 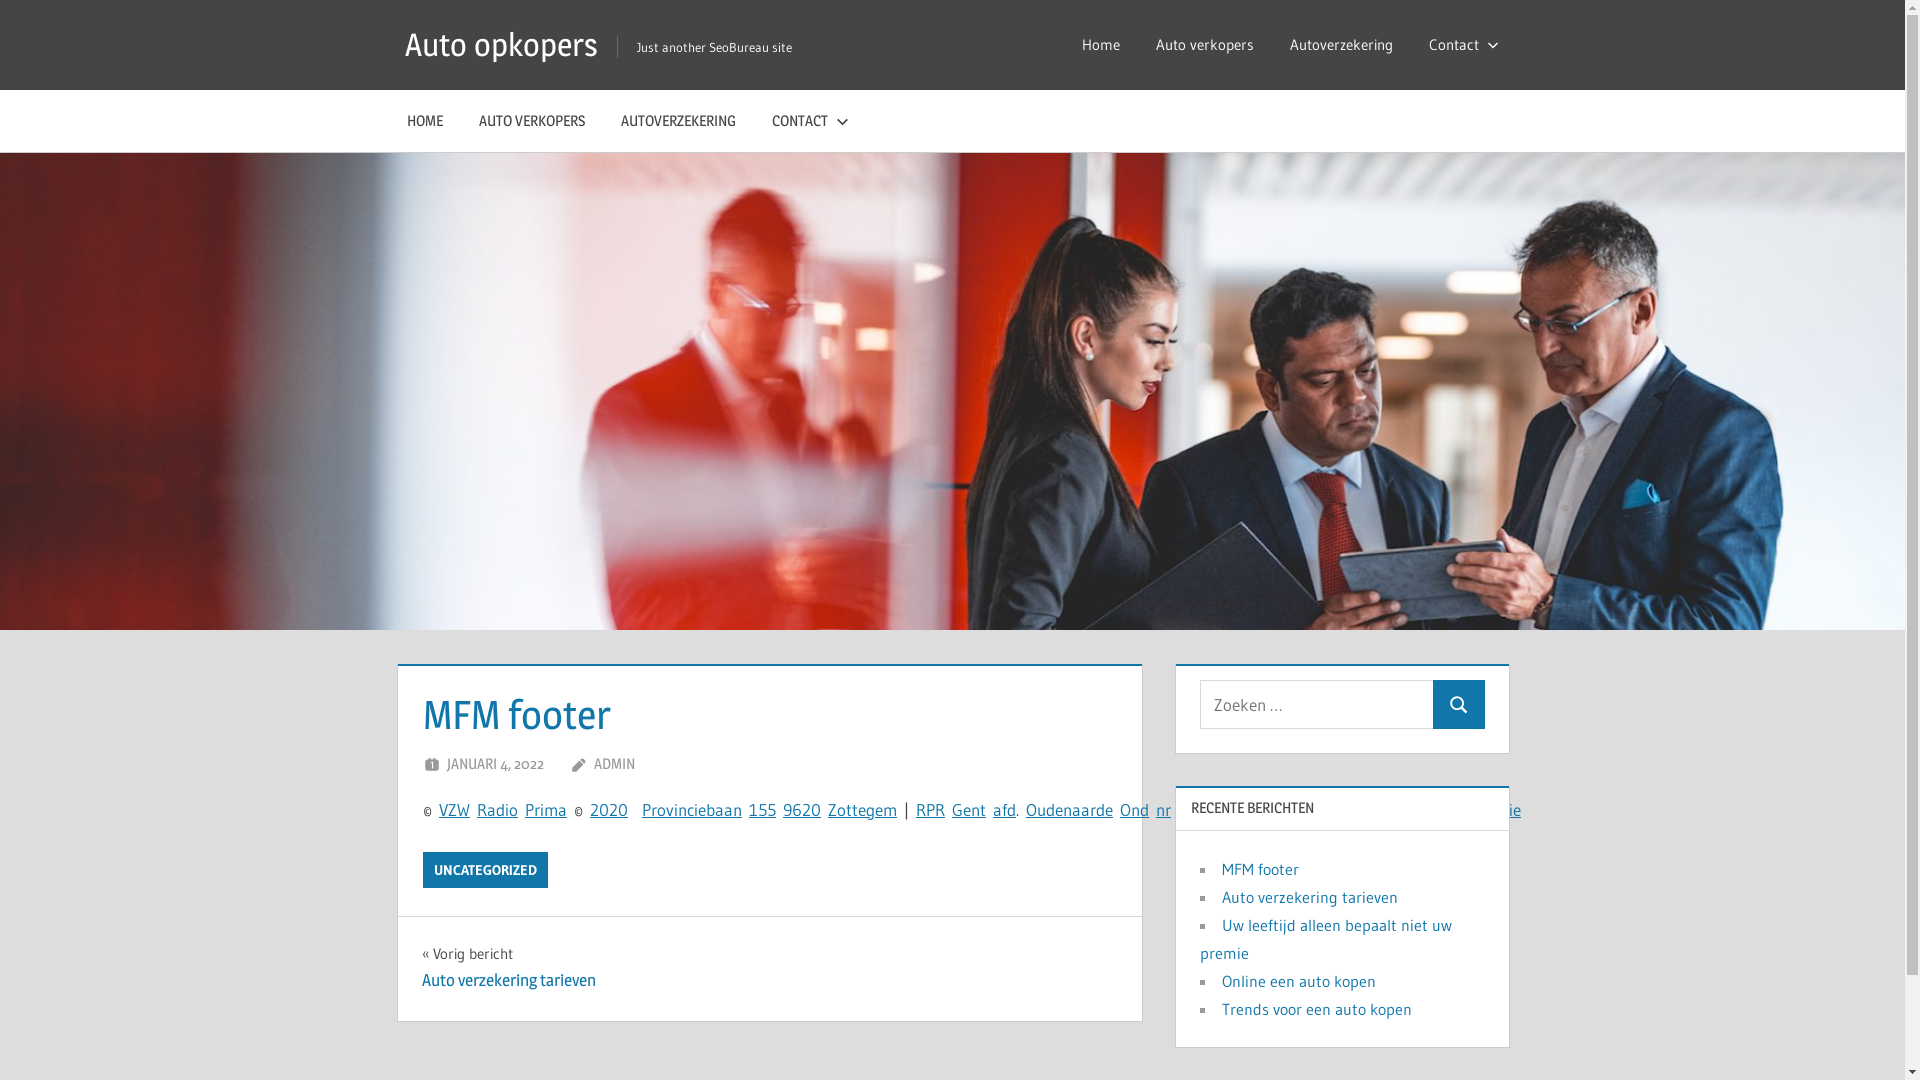 I want to click on 'f', so click(x=1004, y=808).